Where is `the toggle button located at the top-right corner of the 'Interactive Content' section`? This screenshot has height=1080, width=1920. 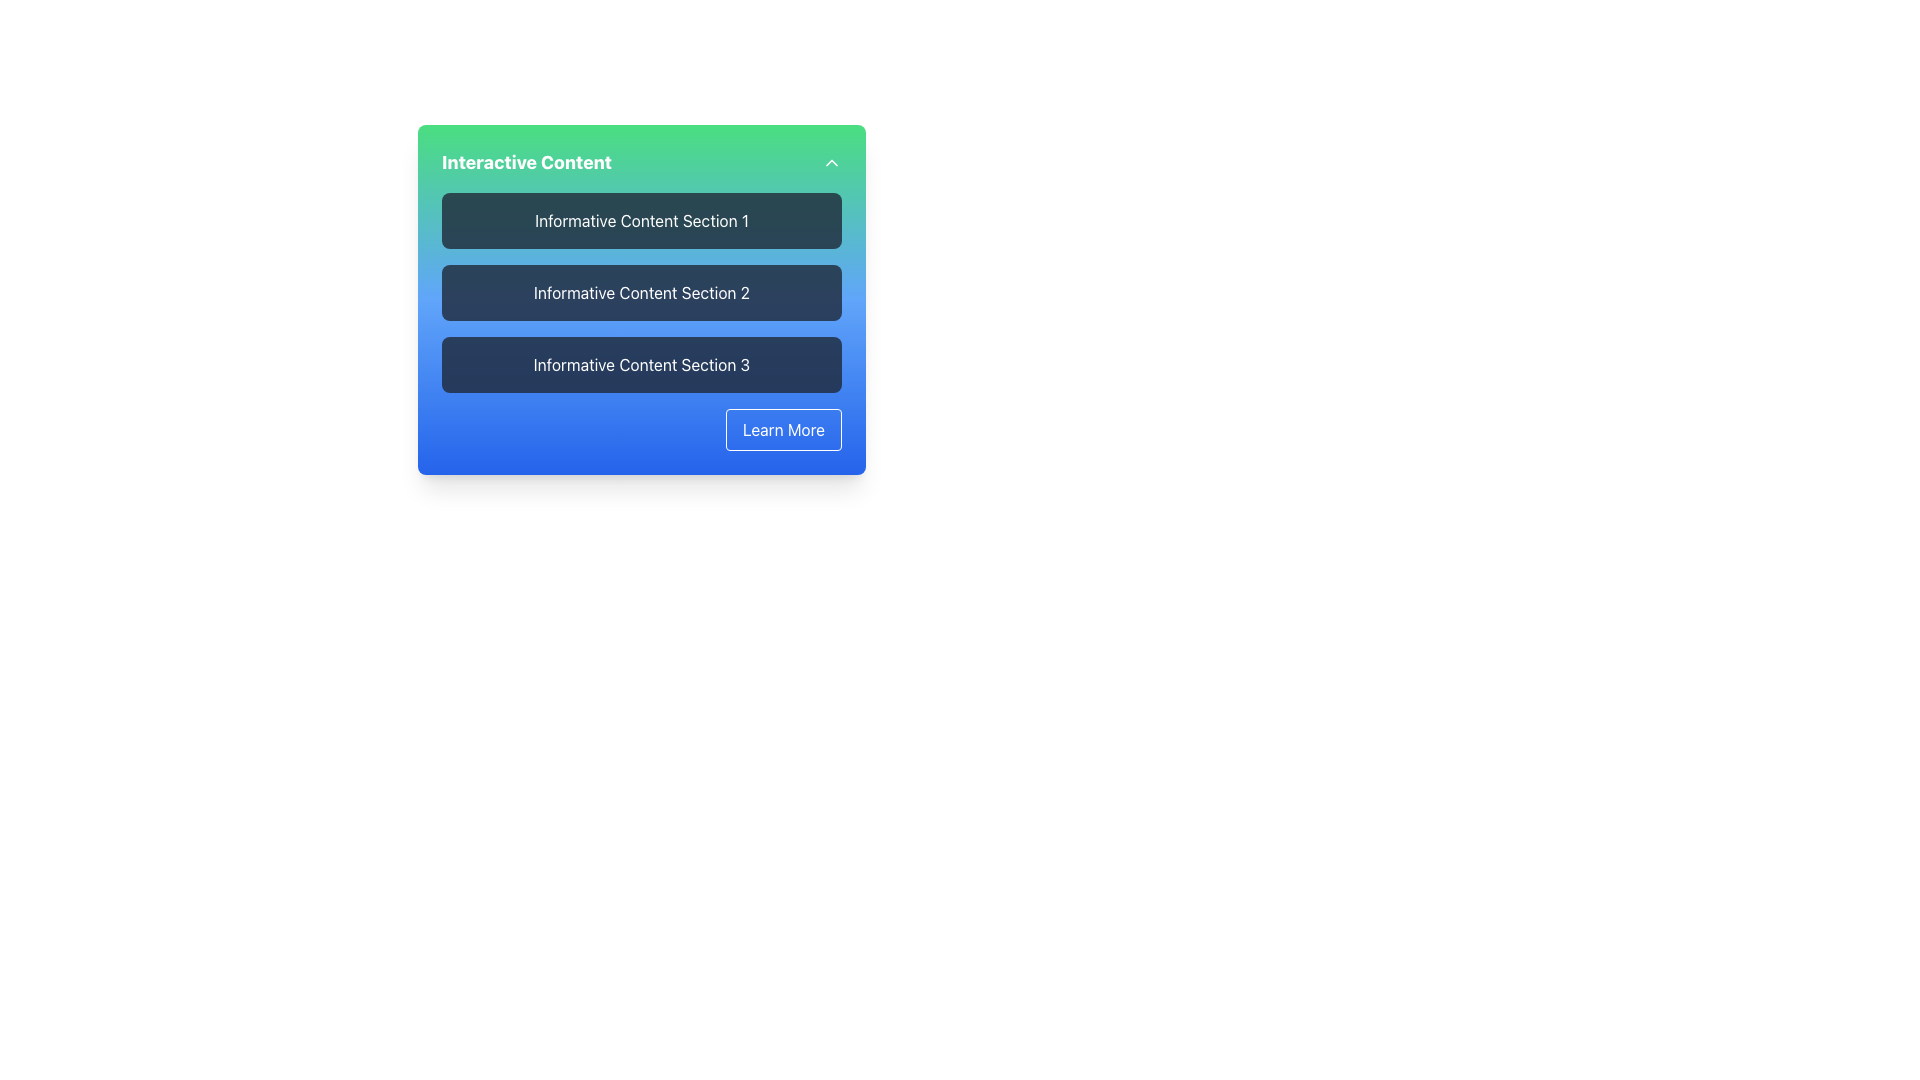 the toggle button located at the top-right corner of the 'Interactive Content' section is located at coordinates (831, 161).